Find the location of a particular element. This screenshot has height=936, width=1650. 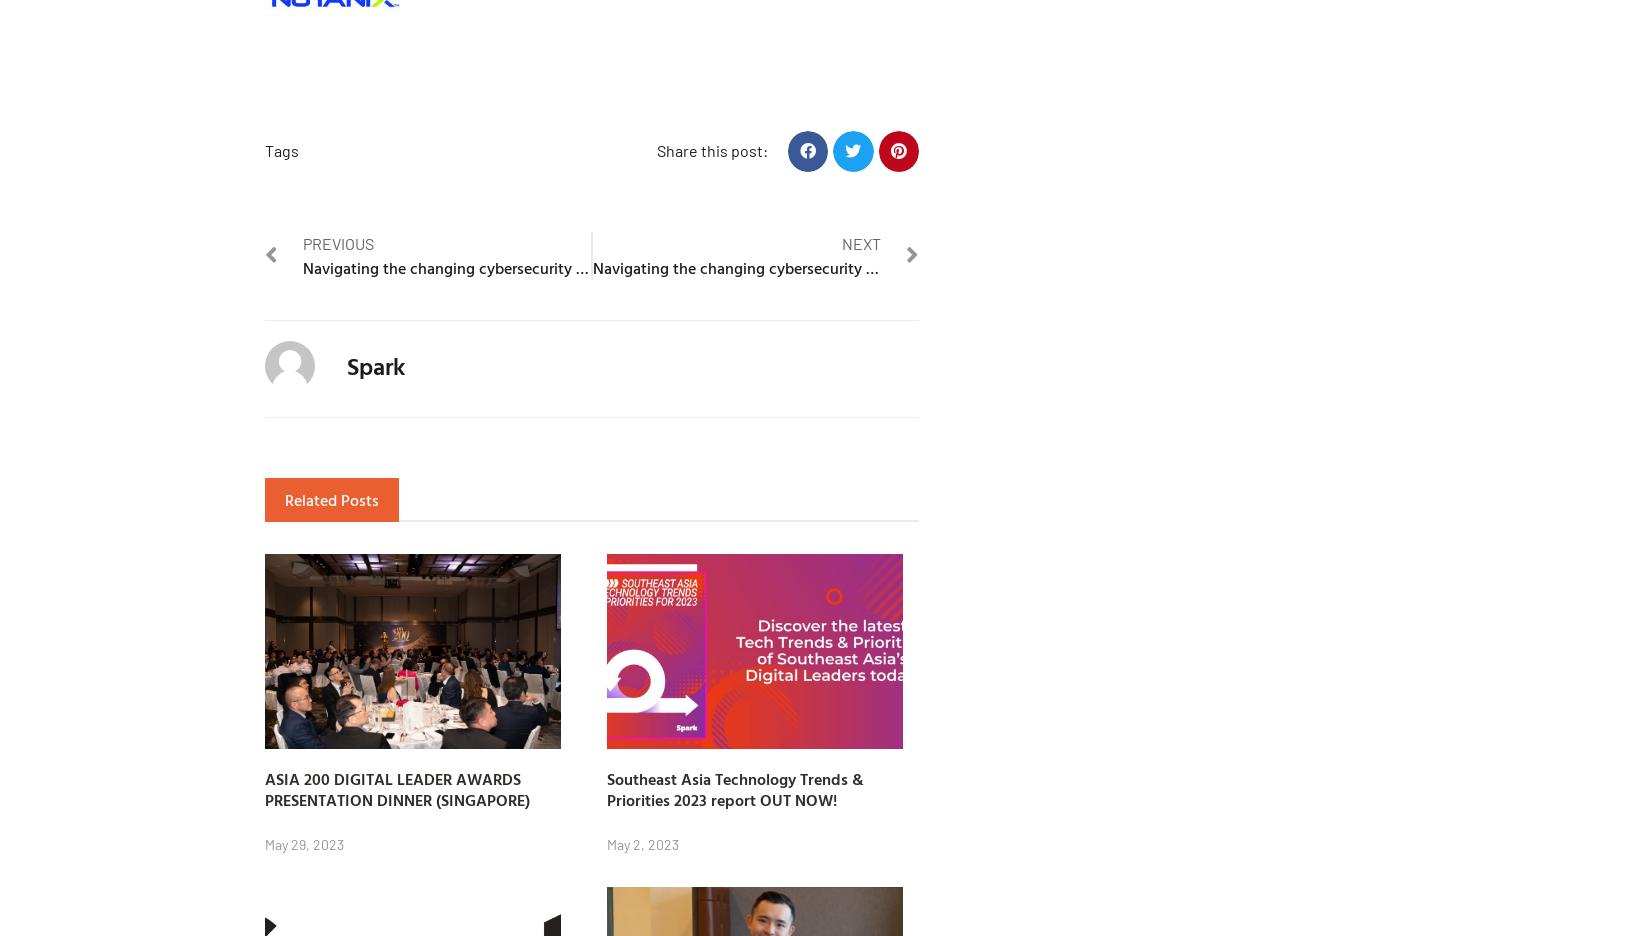

'Previous' is located at coordinates (338, 241).